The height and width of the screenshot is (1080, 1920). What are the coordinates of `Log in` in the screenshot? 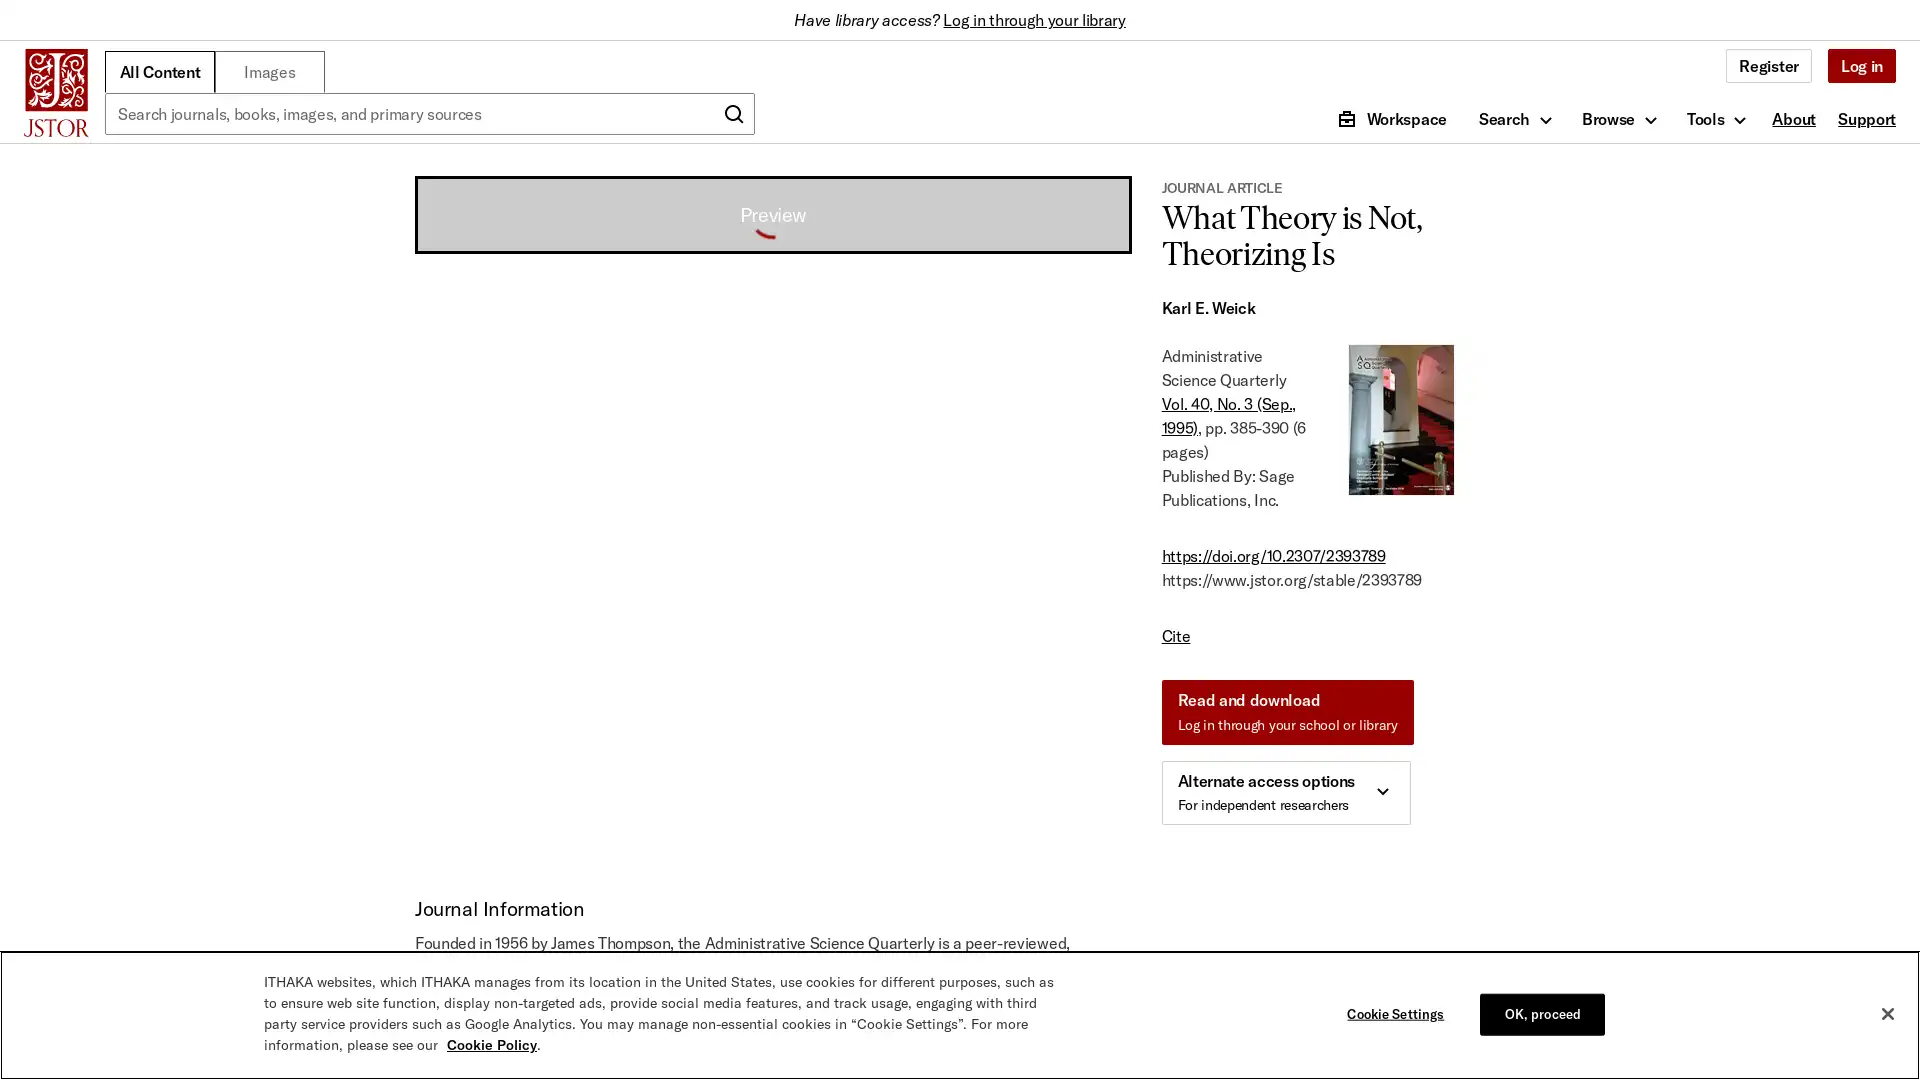 It's located at (1860, 64).